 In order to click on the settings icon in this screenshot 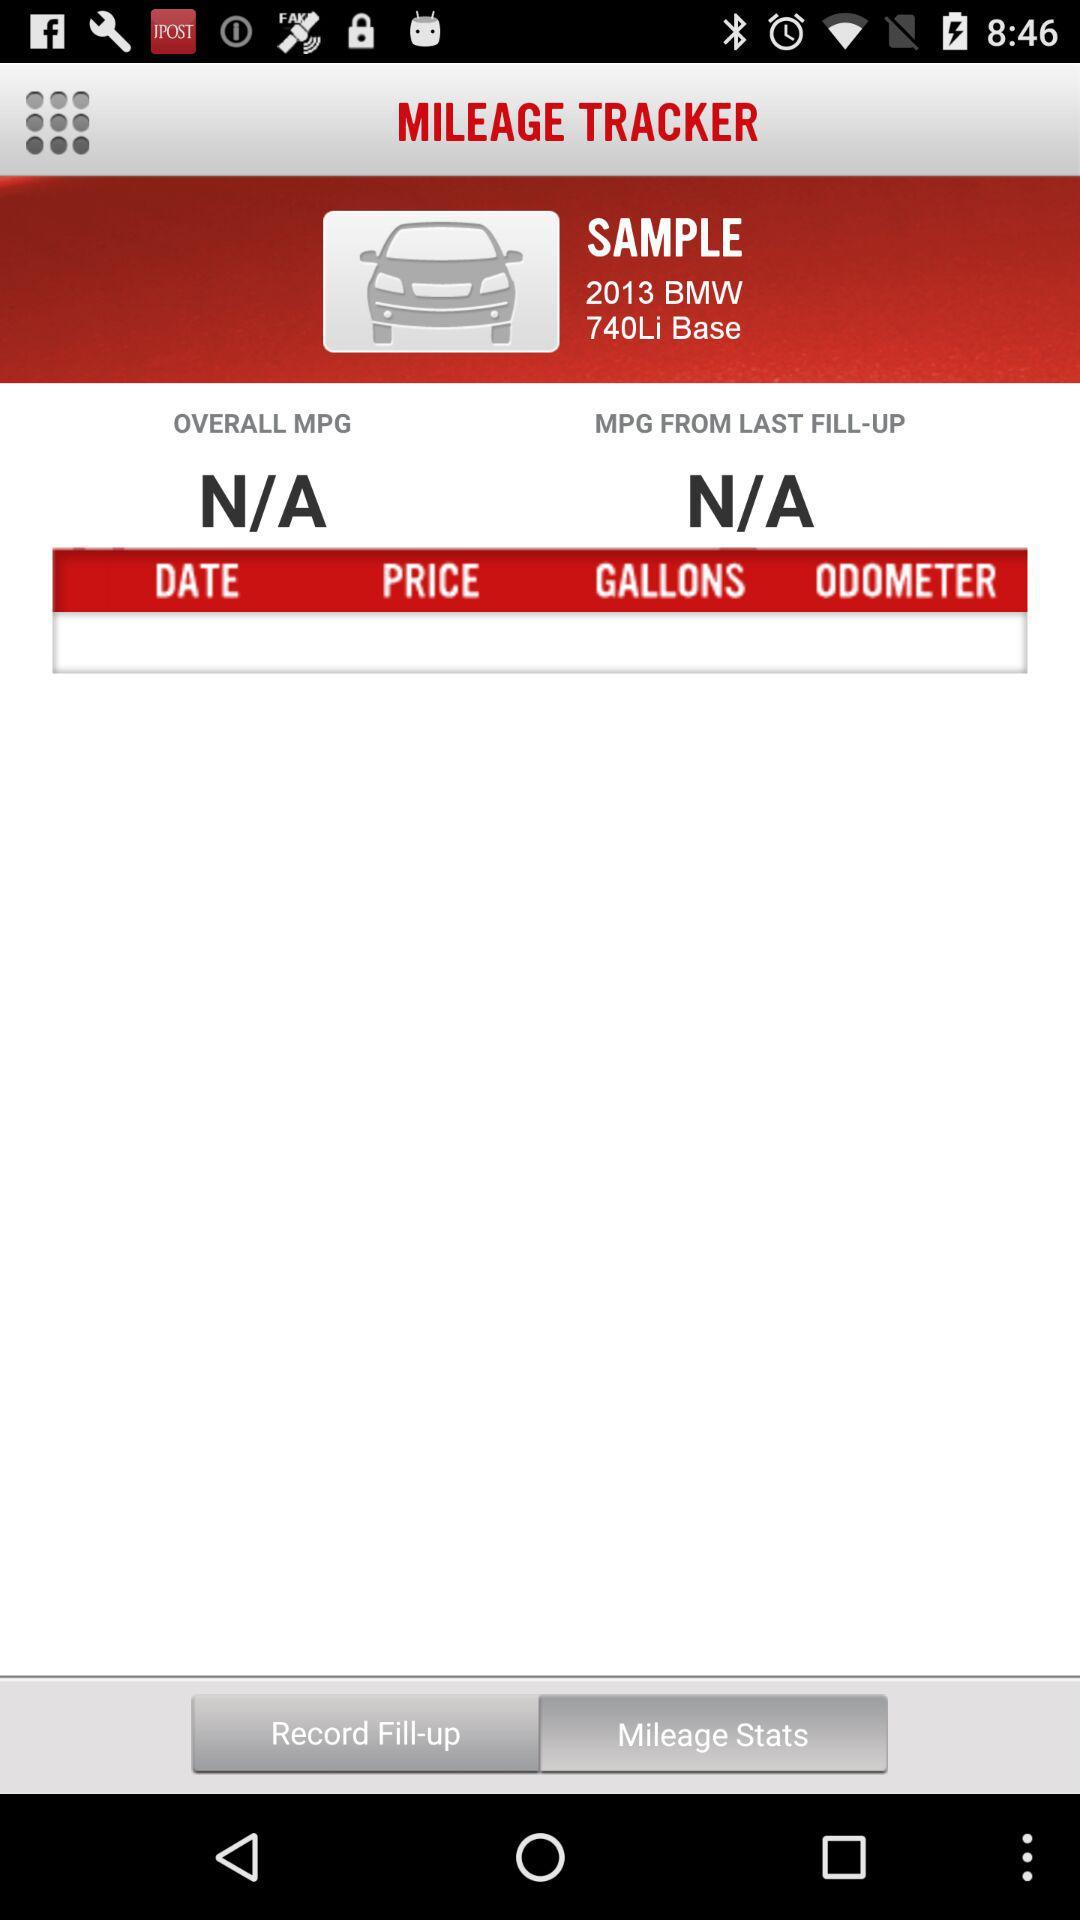, I will do `click(56, 130)`.